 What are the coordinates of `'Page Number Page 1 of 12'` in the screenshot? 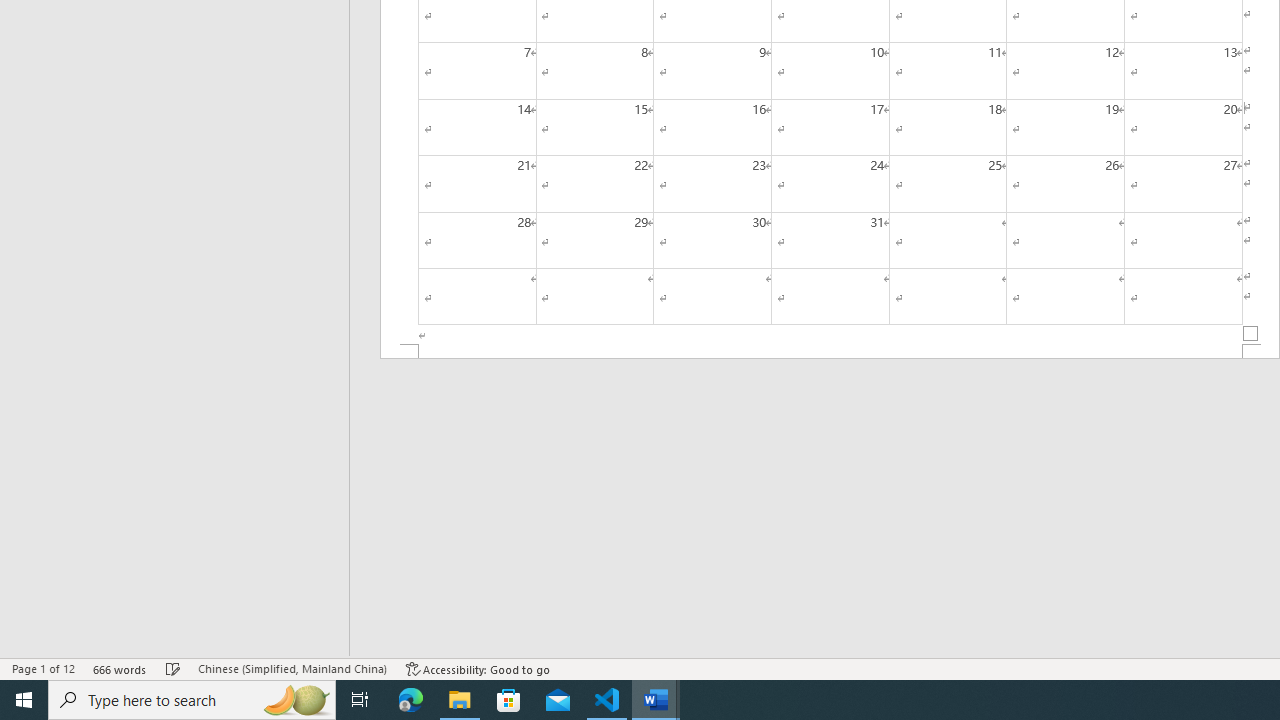 It's located at (43, 669).